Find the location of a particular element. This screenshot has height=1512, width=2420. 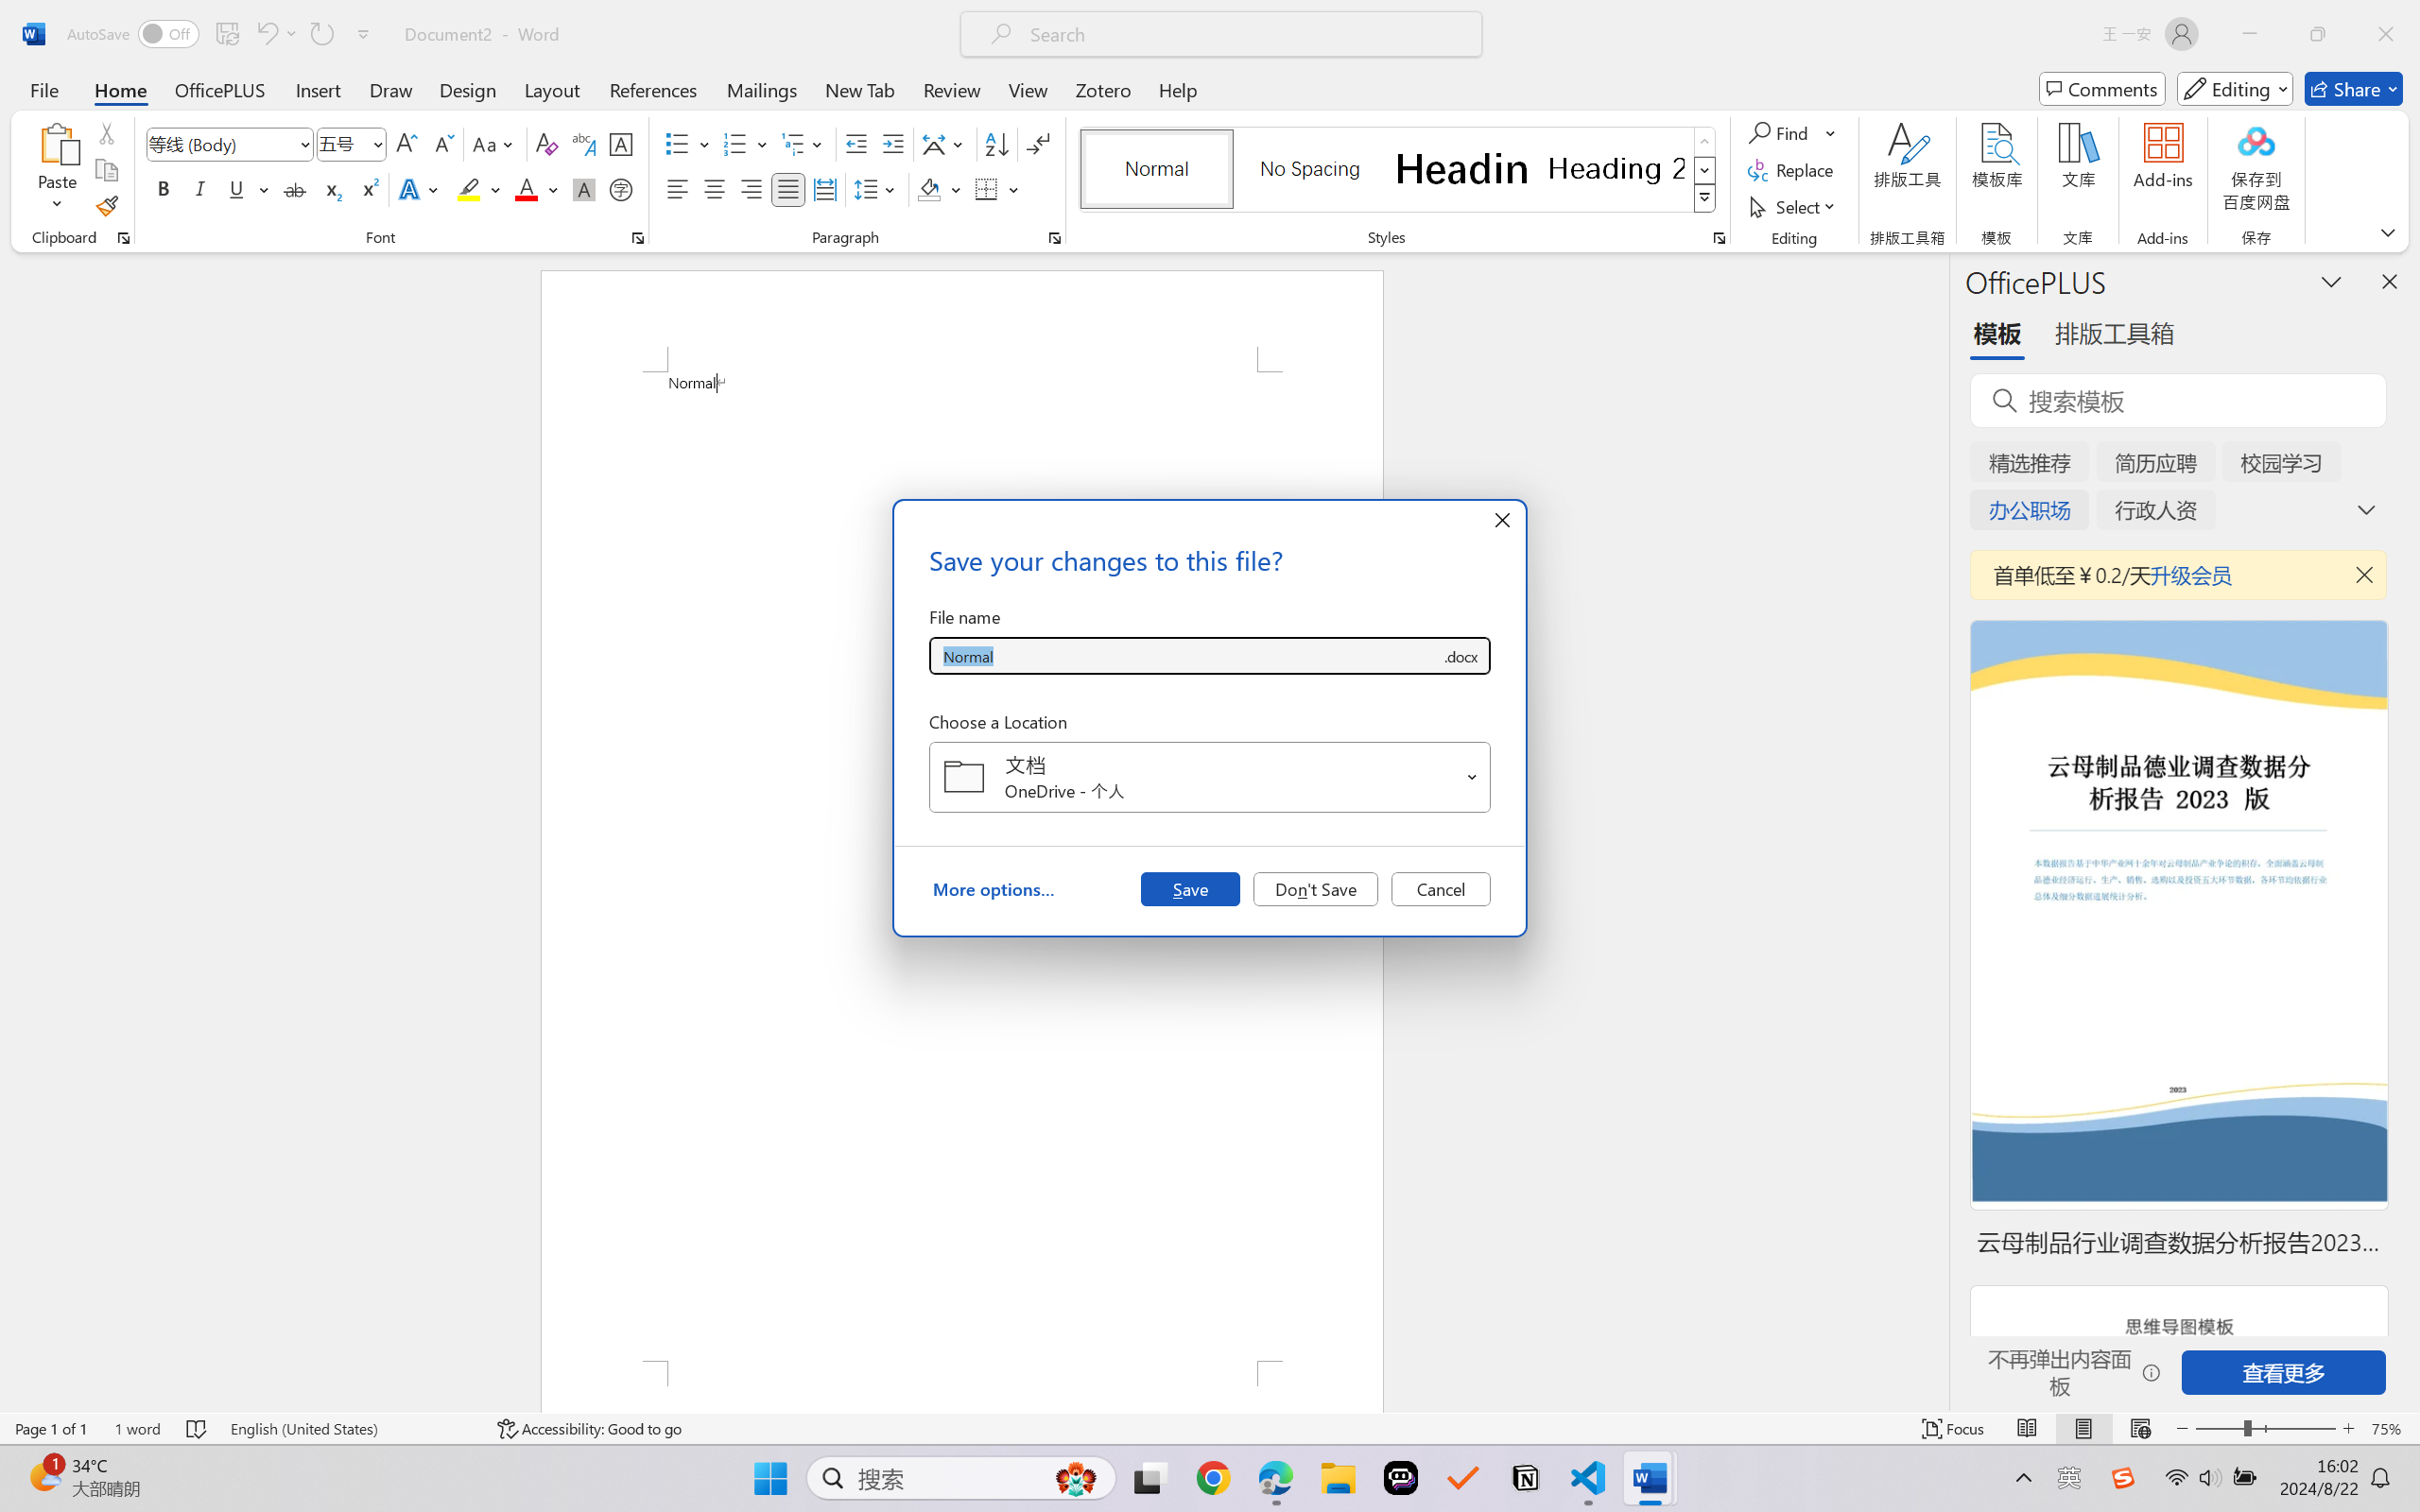

'Bullets' is located at coordinates (687, 144).